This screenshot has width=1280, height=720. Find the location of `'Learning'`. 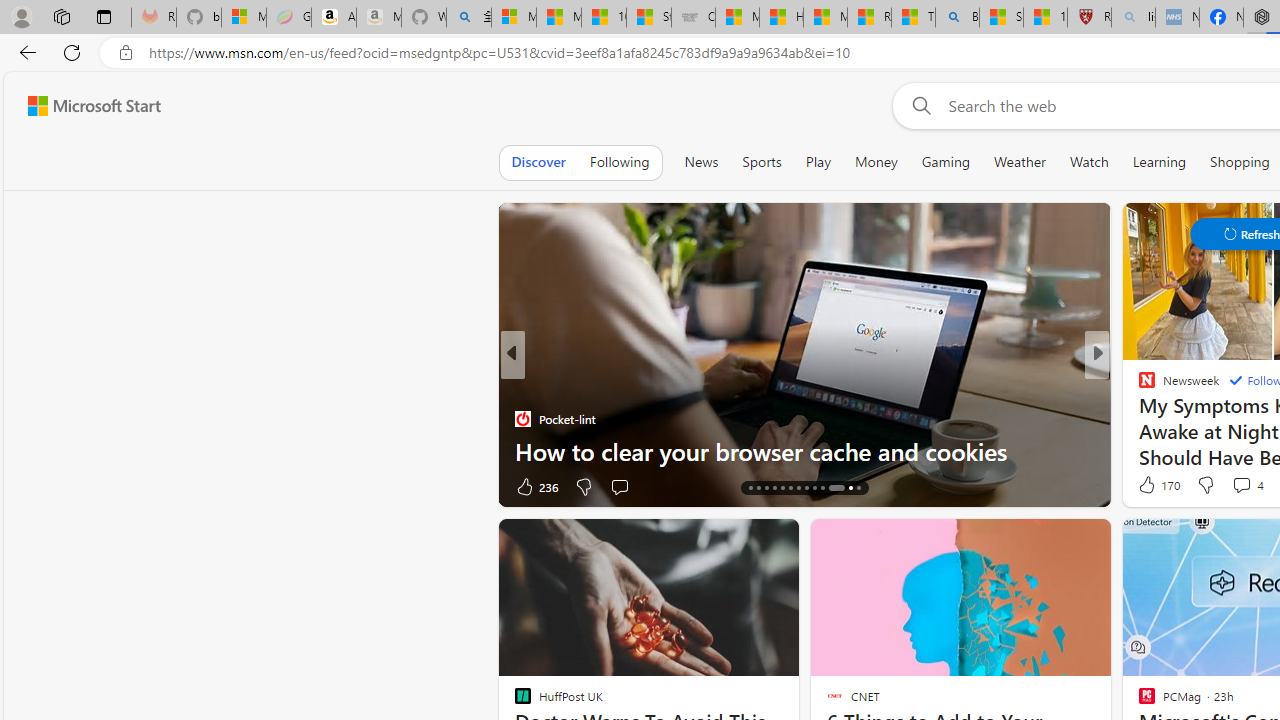

'Learning' is located at coordinates (1159, 161).